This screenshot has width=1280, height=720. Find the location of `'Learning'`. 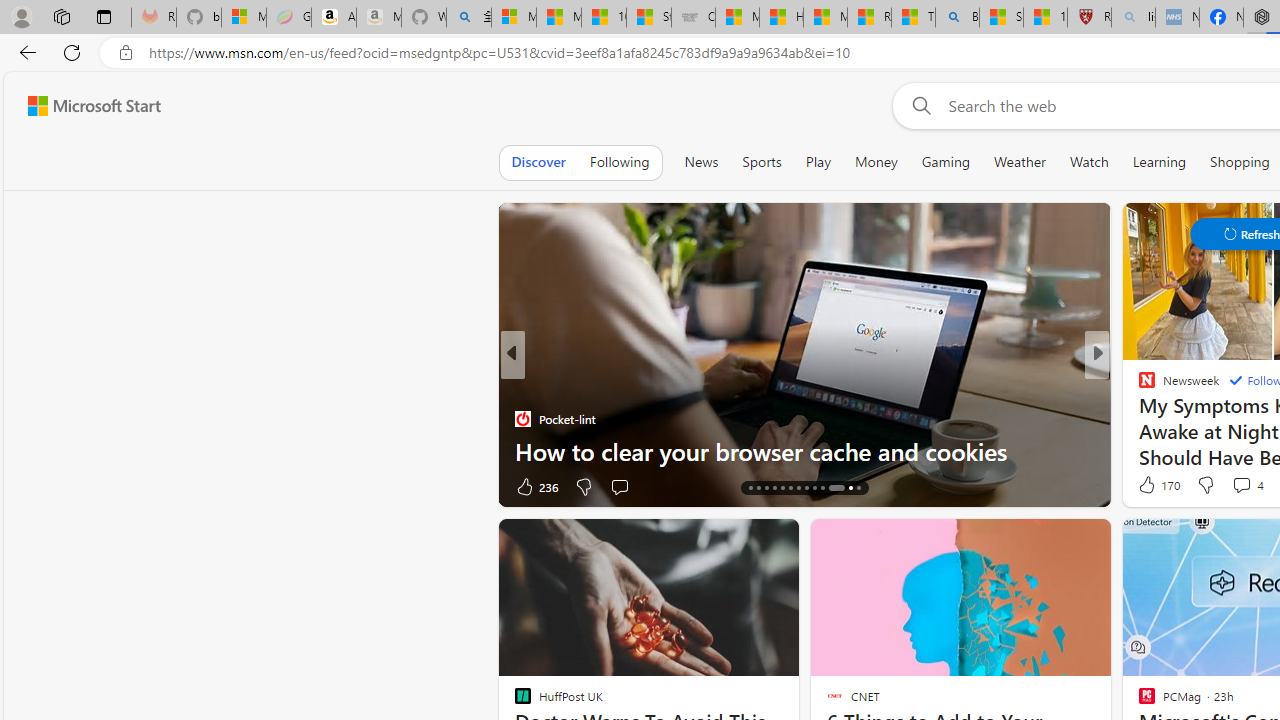

'Learning' is located at coordinates (1159, 161).